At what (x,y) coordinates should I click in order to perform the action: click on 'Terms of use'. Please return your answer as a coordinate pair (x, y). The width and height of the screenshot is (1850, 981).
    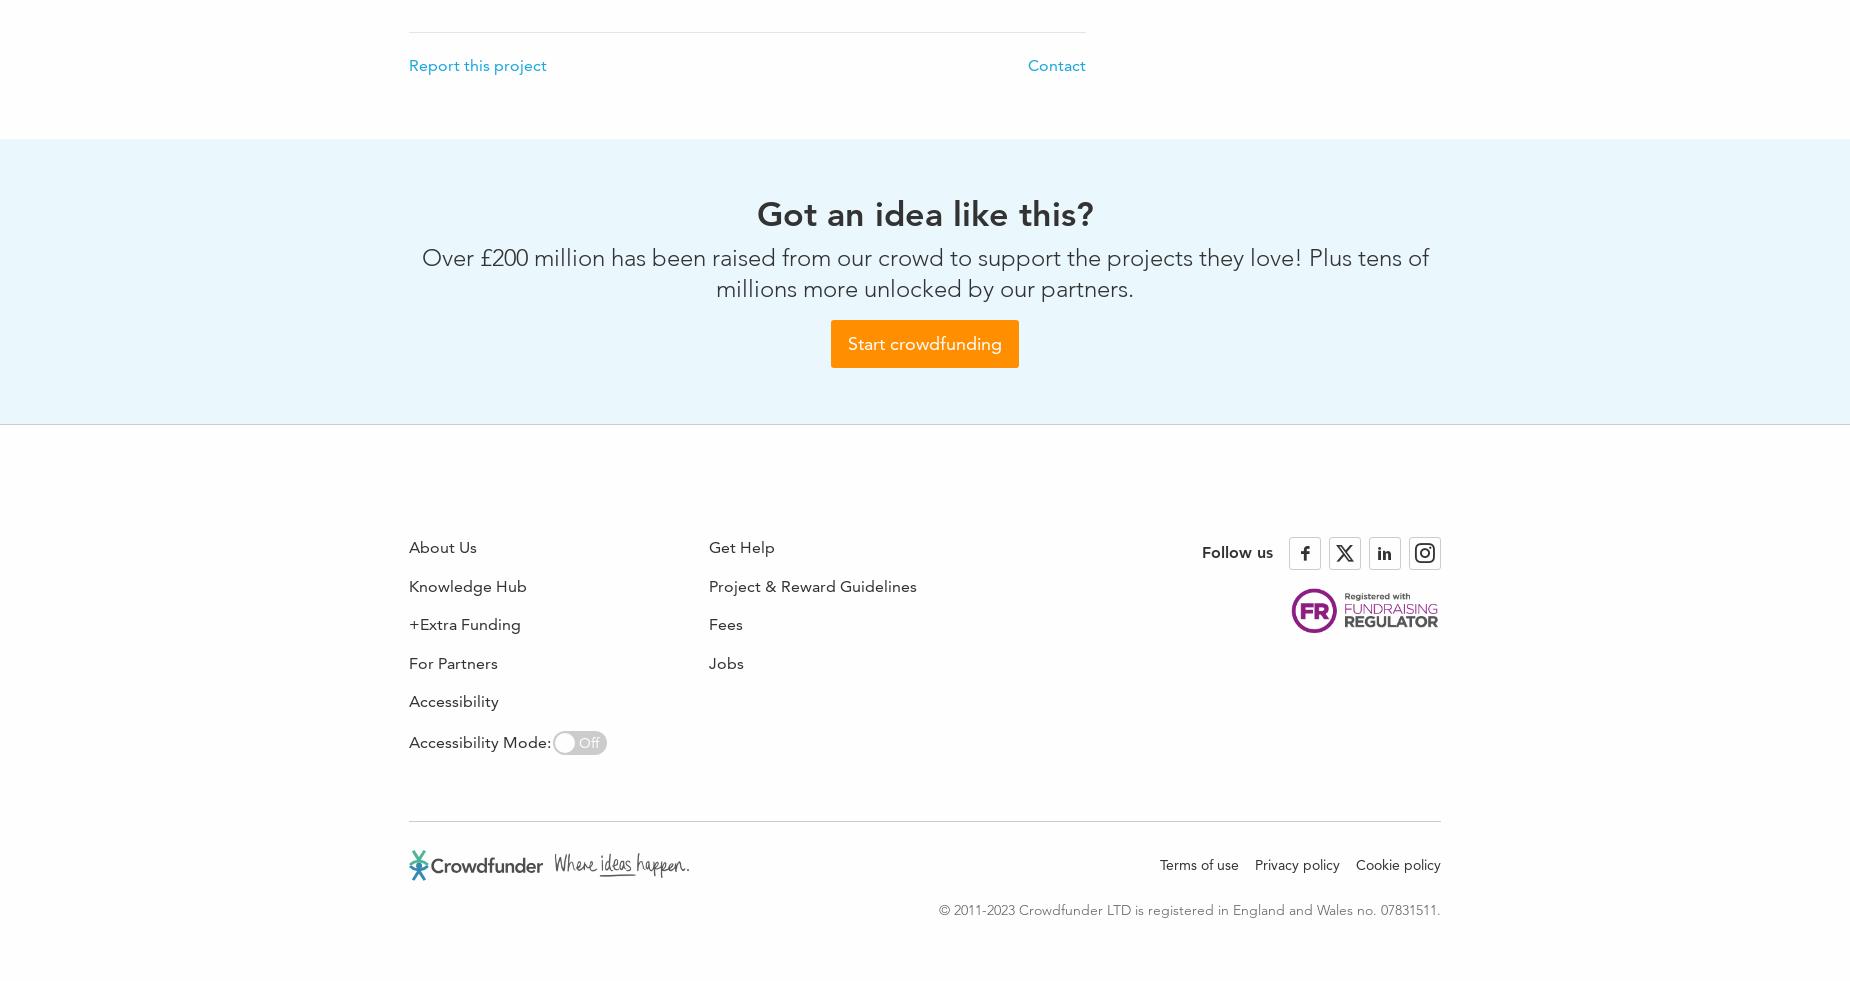
    Looking at the image, I should click on (1198, 865).